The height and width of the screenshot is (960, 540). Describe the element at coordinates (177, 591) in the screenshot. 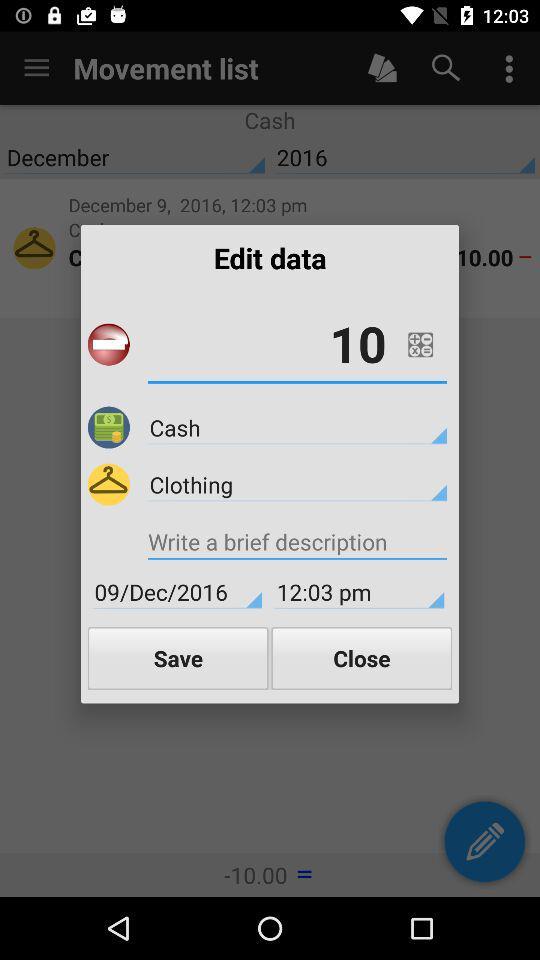

I see `icon next to the 12:03 pm` at that location.